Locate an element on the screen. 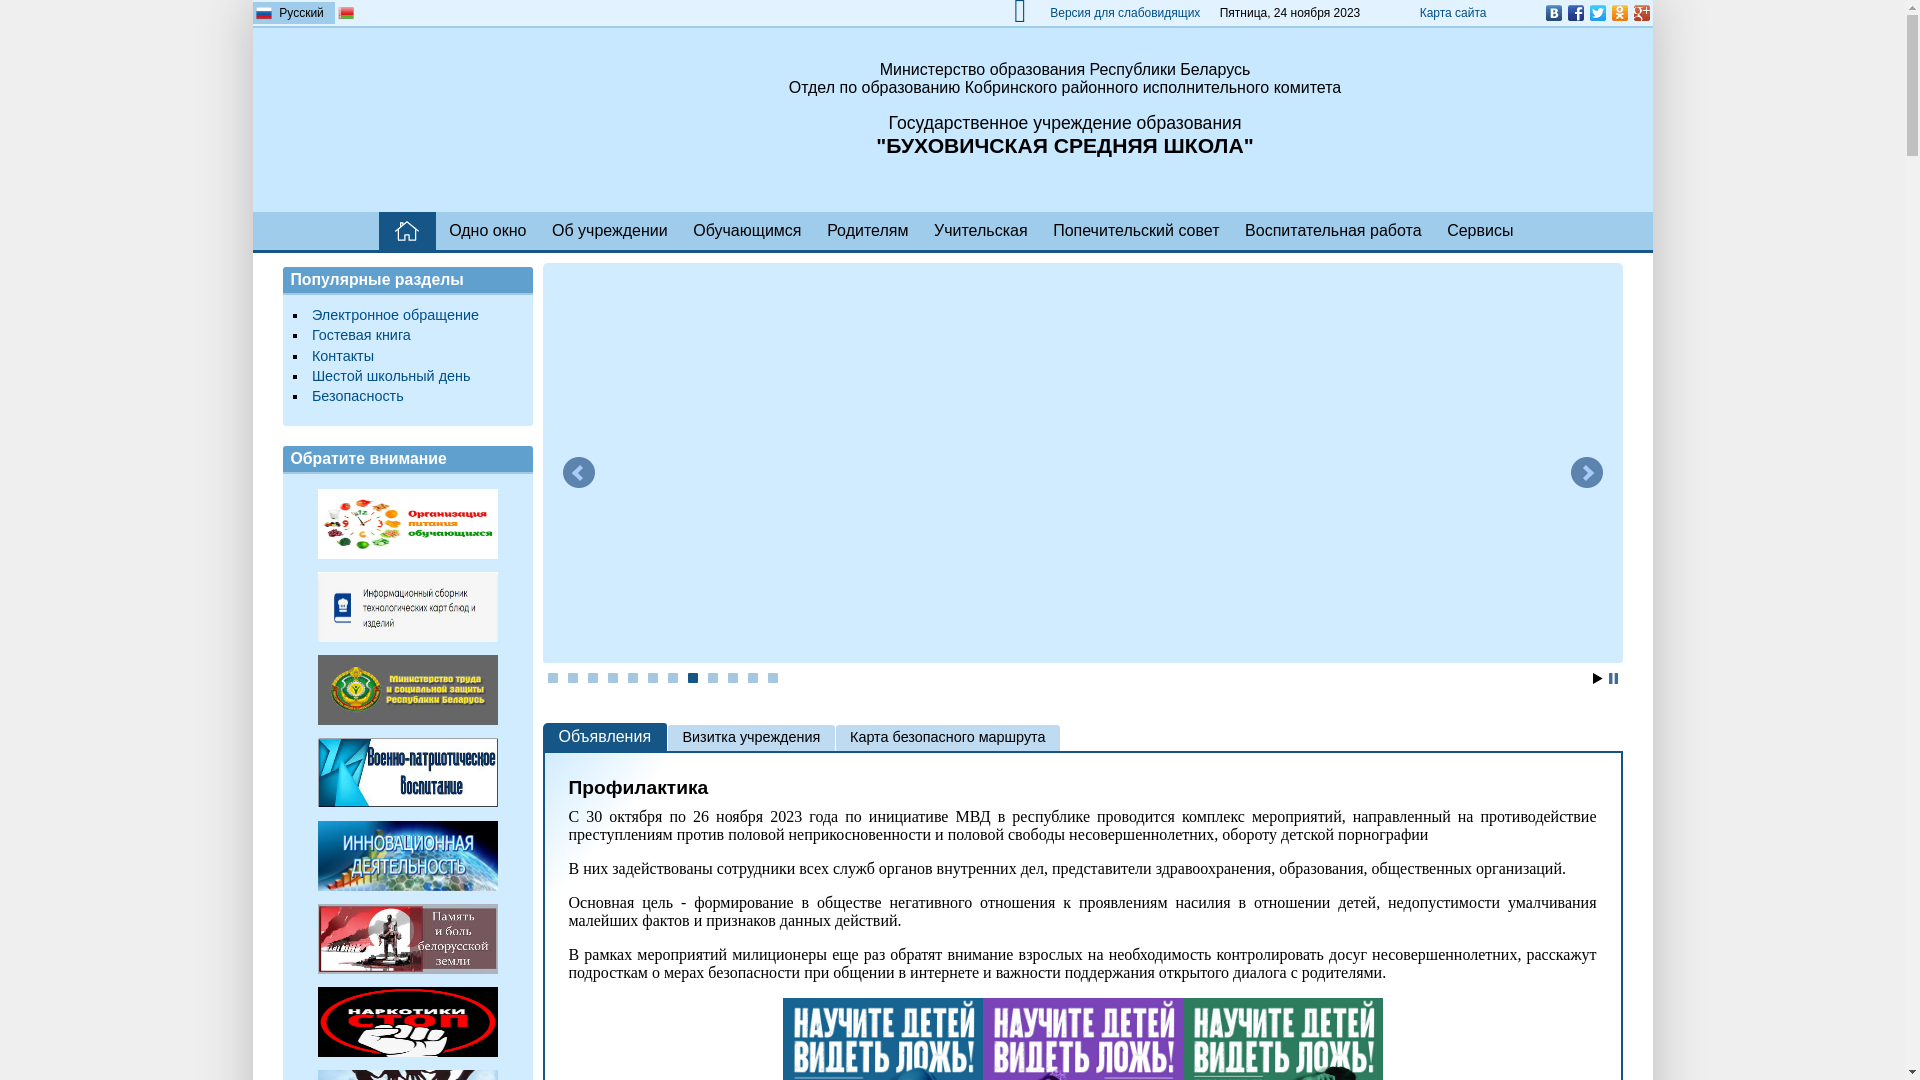 The image size is (1920, 1080). '10' is located at coordinates (732, 677).